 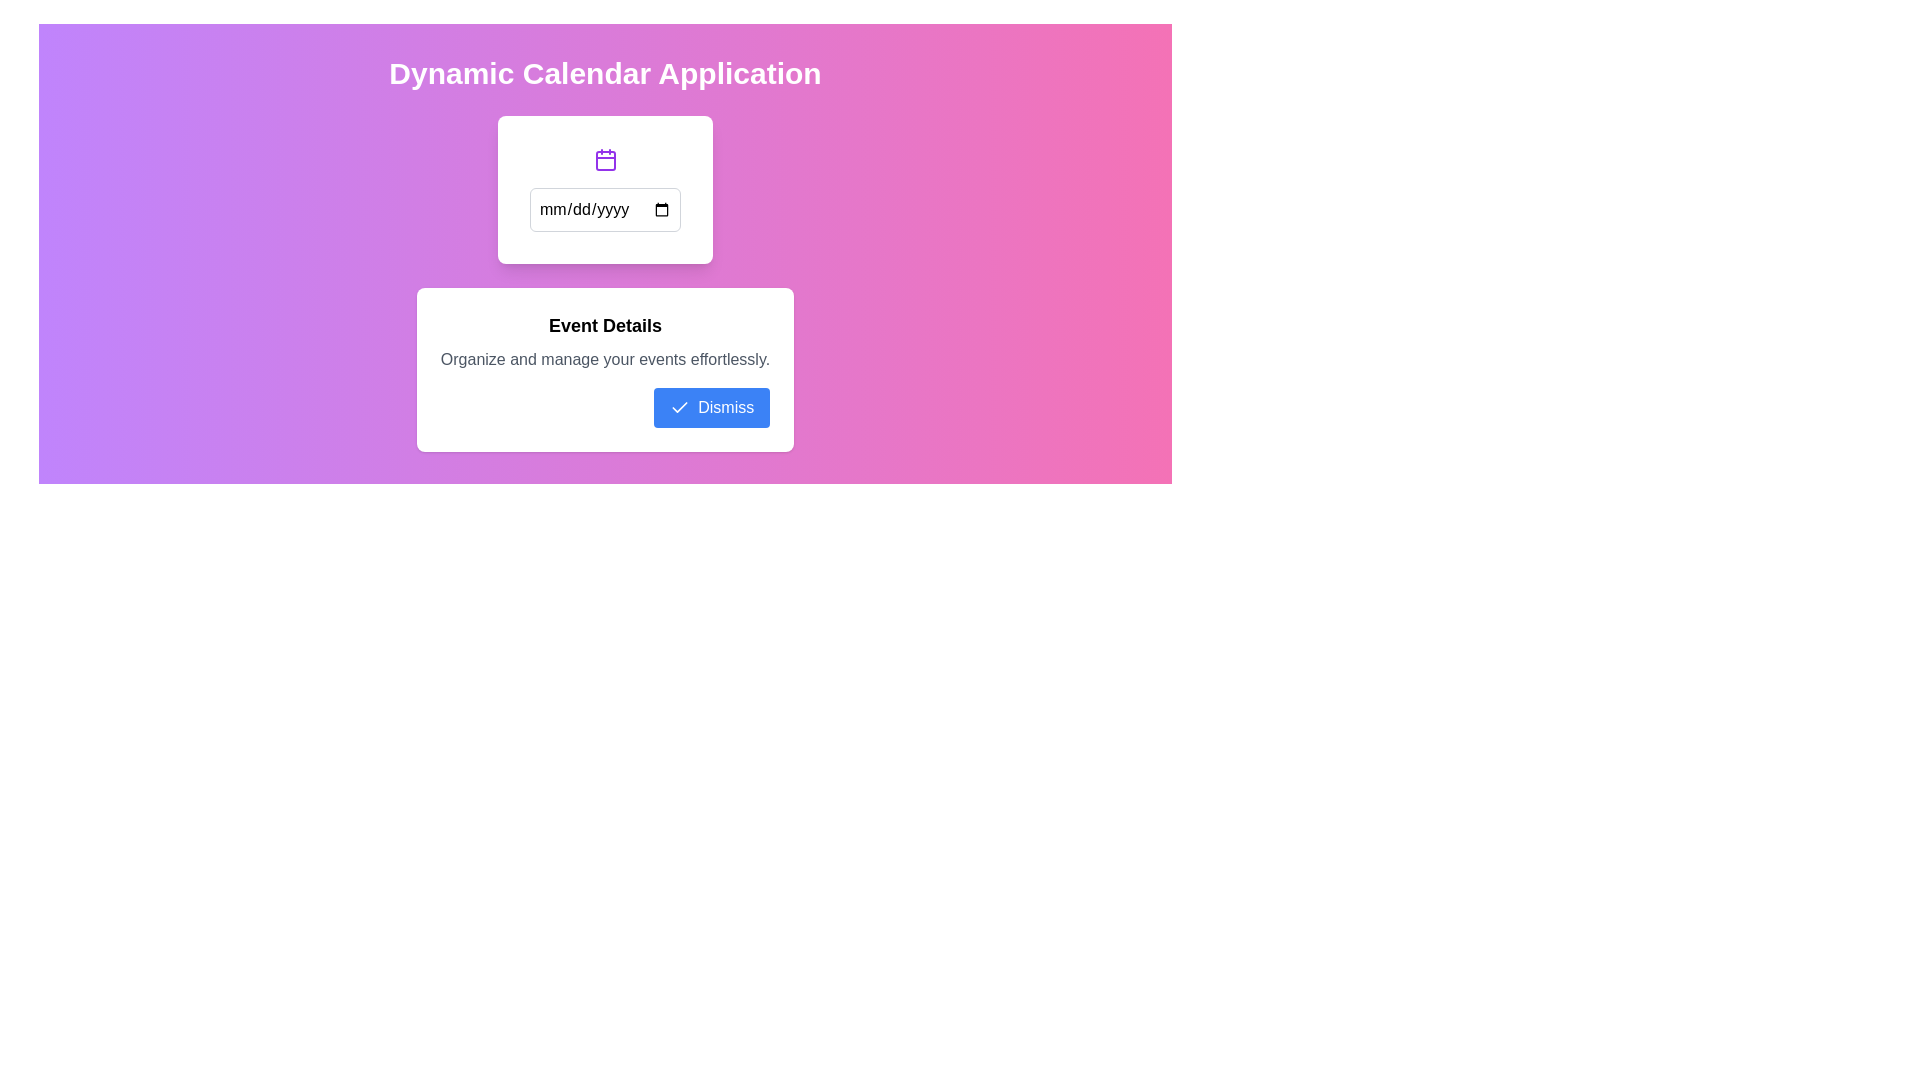 I want to click on the large, bold title text 'Dynamic Calendar Application' displayed at the top center of the interface on a purple-to-pink gradient background, so click(x=604, y=72).